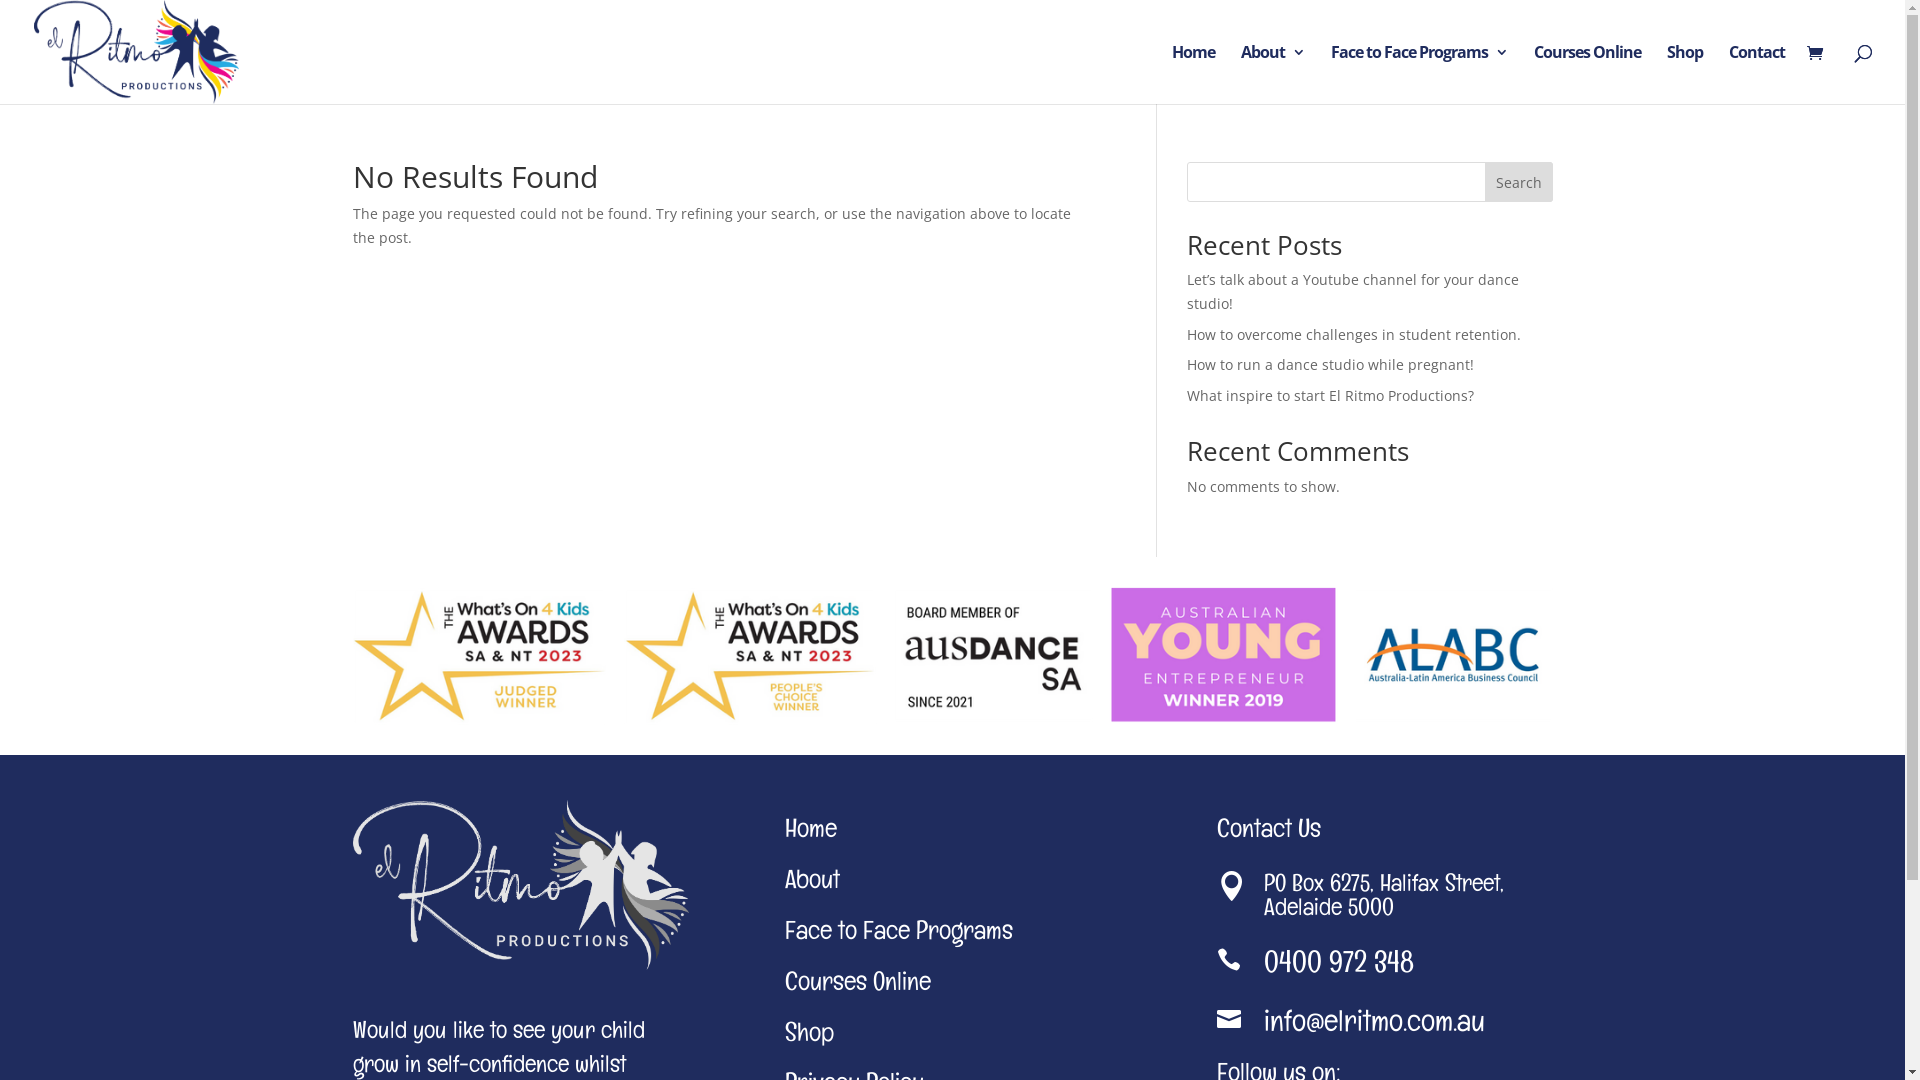 Image resolution: width=1920 pixels, height=1080 pixels. I want to click on '0400 972 348', so click(1262, 966).